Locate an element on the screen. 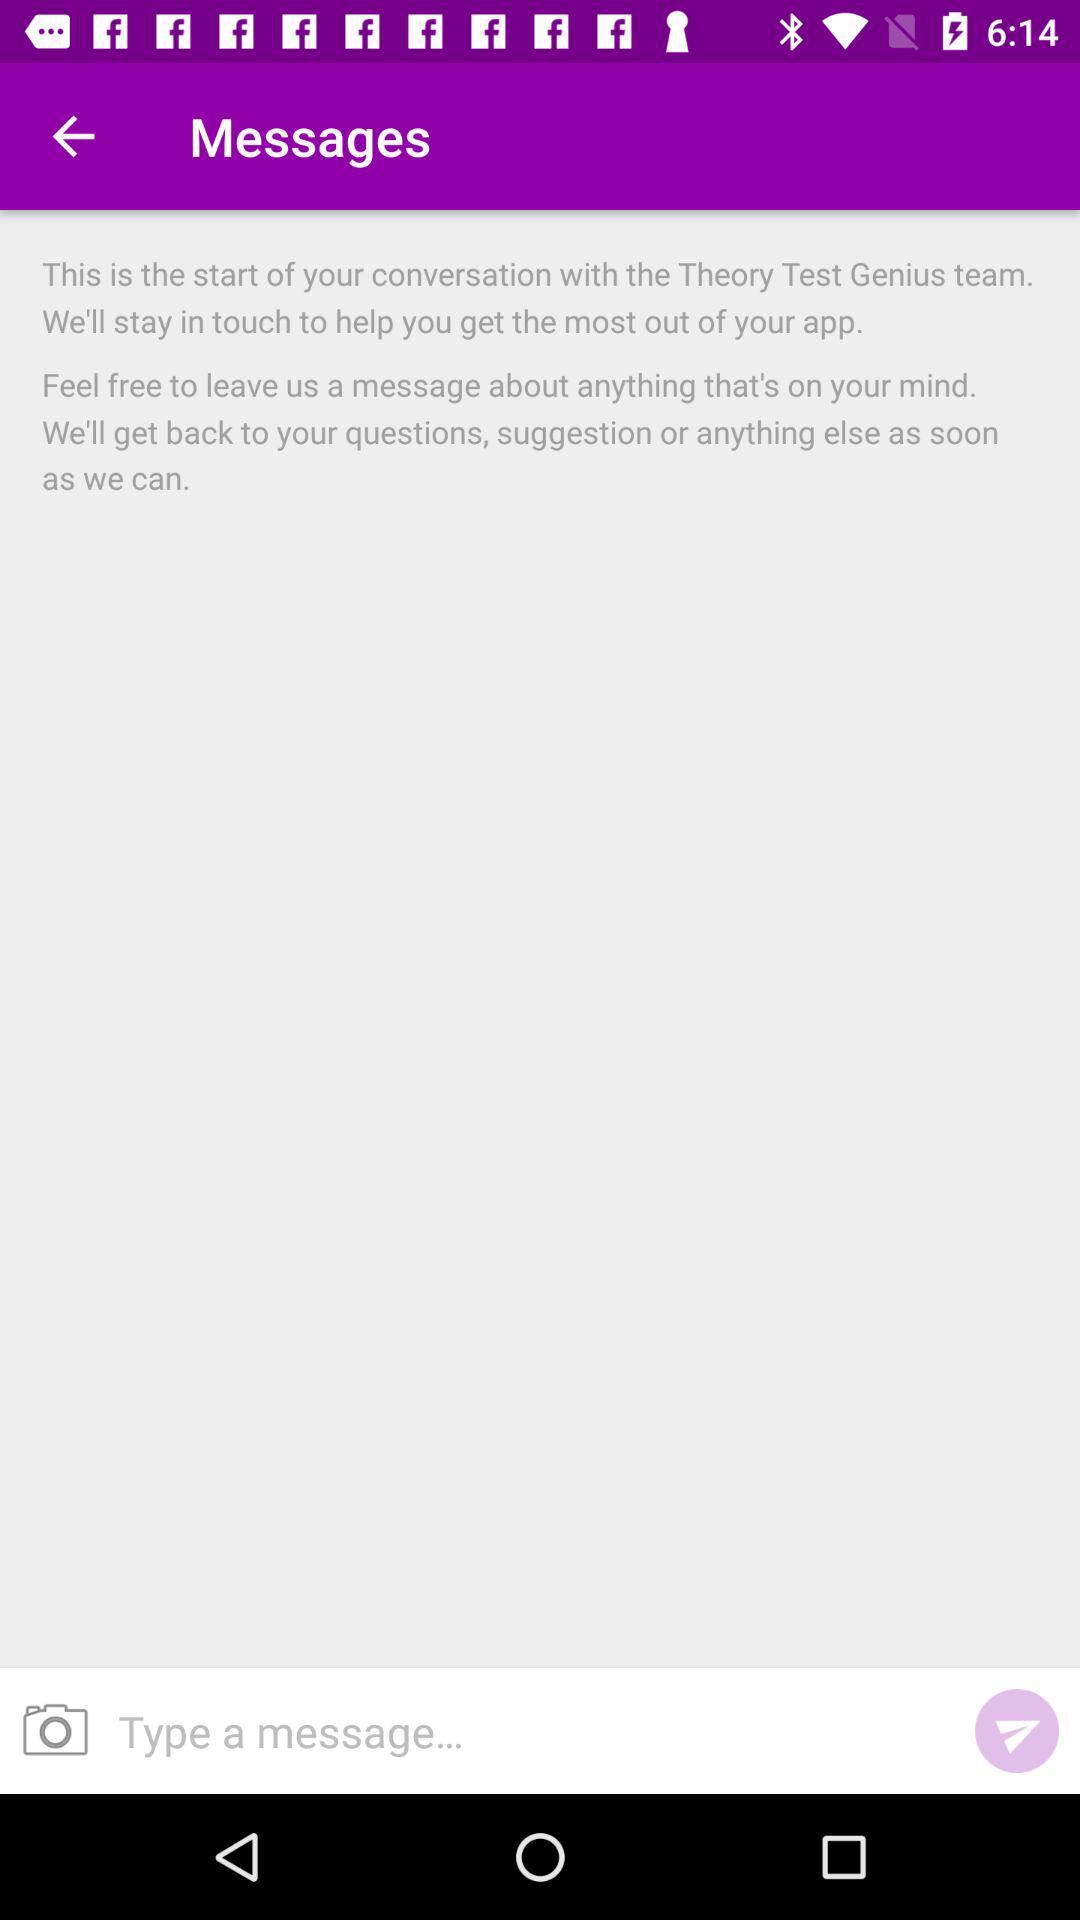 The image size is (1080, 1920). the icon above feel free to icon is located at coordinates (540, 296).